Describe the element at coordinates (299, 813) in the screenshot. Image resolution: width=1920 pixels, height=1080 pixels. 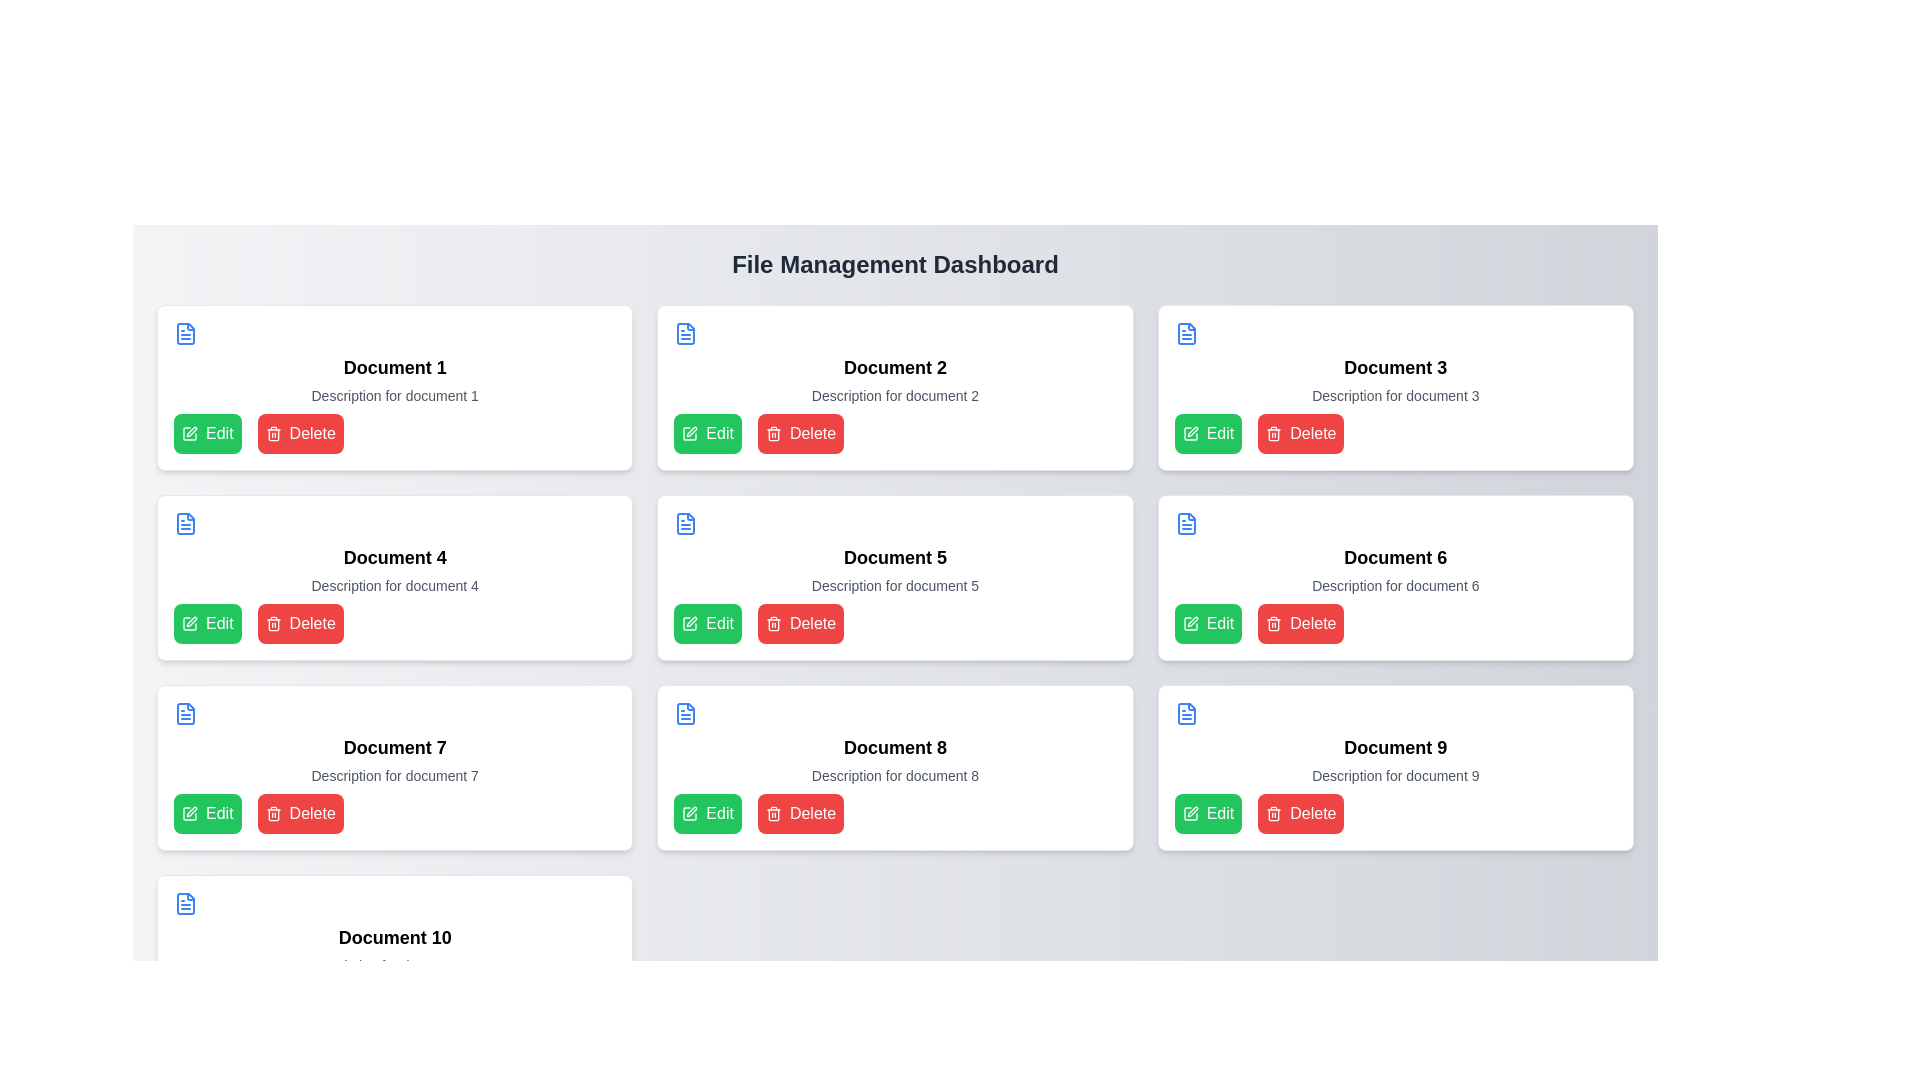
I see `the 'Delete' button located in the bottom section of 'Document 7', which is the second button to the right of the 'Edit' button` at that location.